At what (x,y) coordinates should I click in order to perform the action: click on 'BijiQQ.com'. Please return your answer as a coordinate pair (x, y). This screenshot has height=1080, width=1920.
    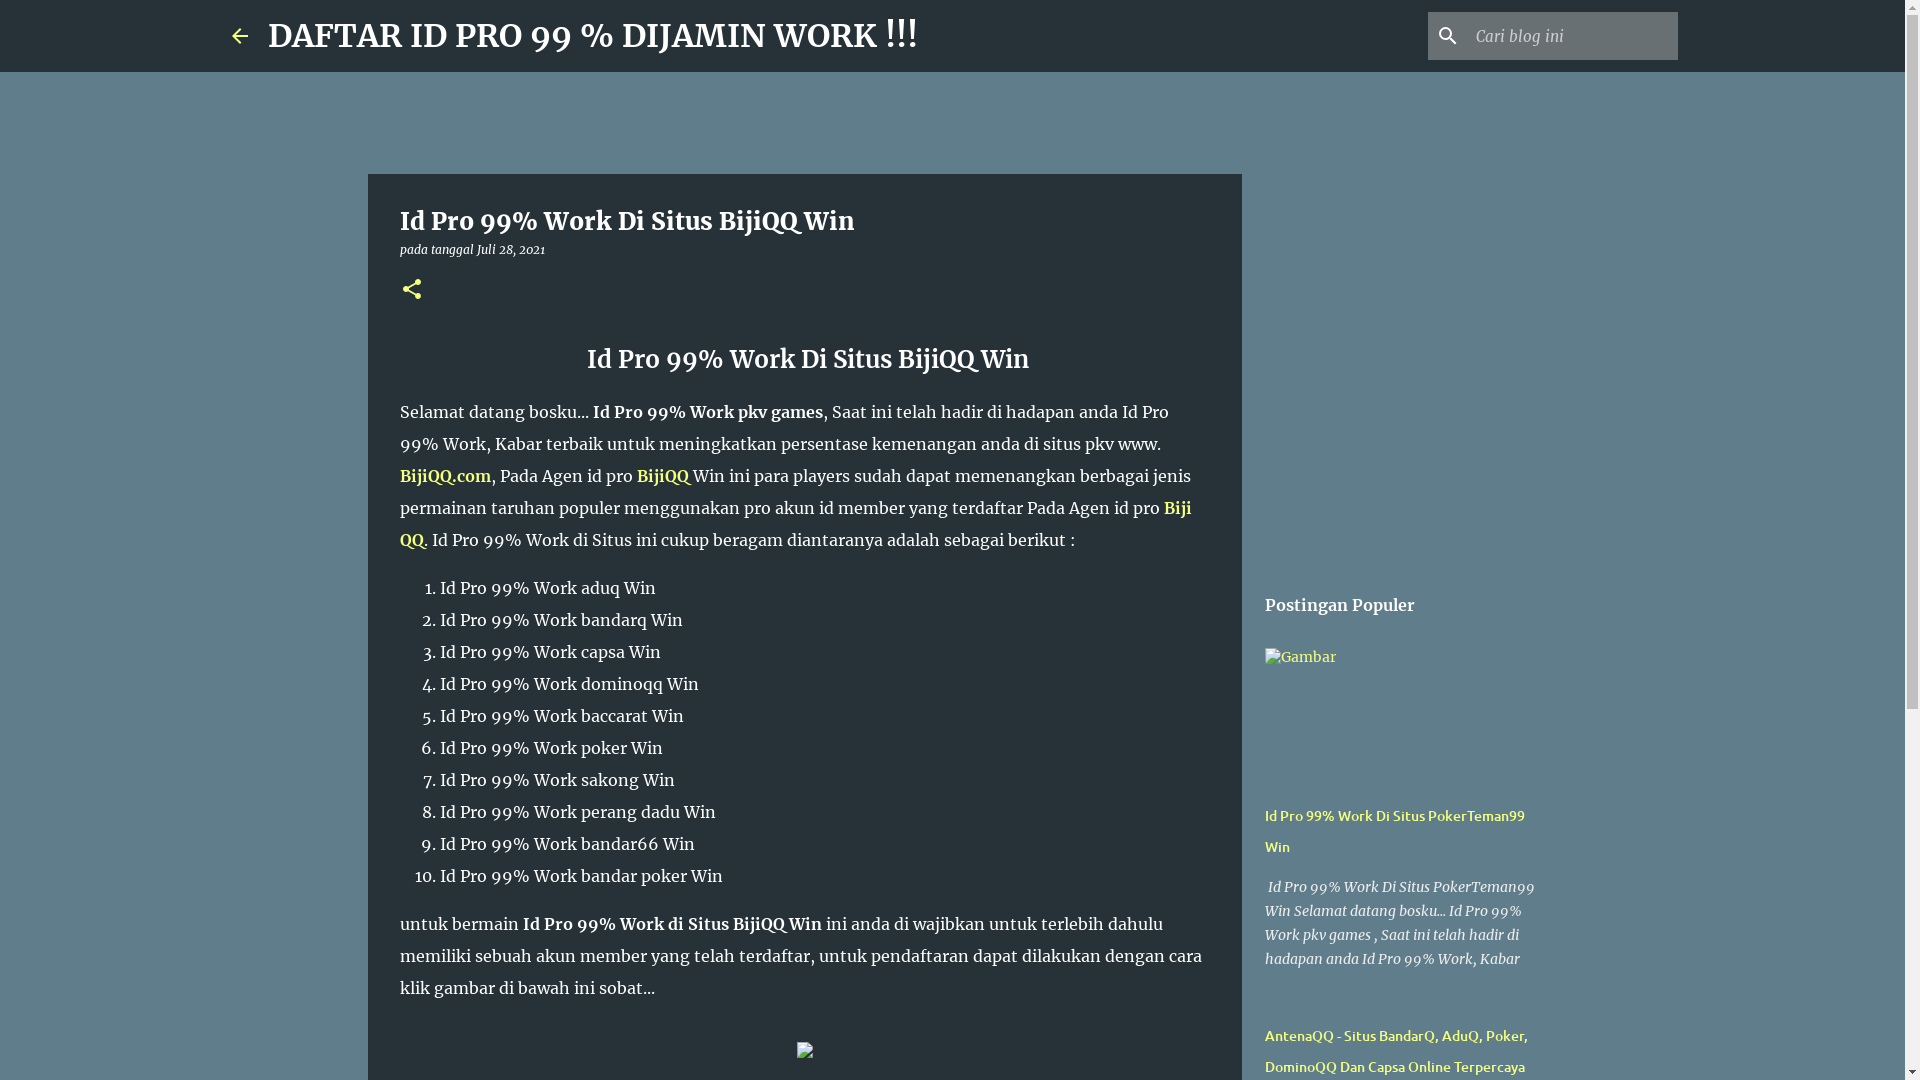
    Looking at the image, I should click on (444, 475).